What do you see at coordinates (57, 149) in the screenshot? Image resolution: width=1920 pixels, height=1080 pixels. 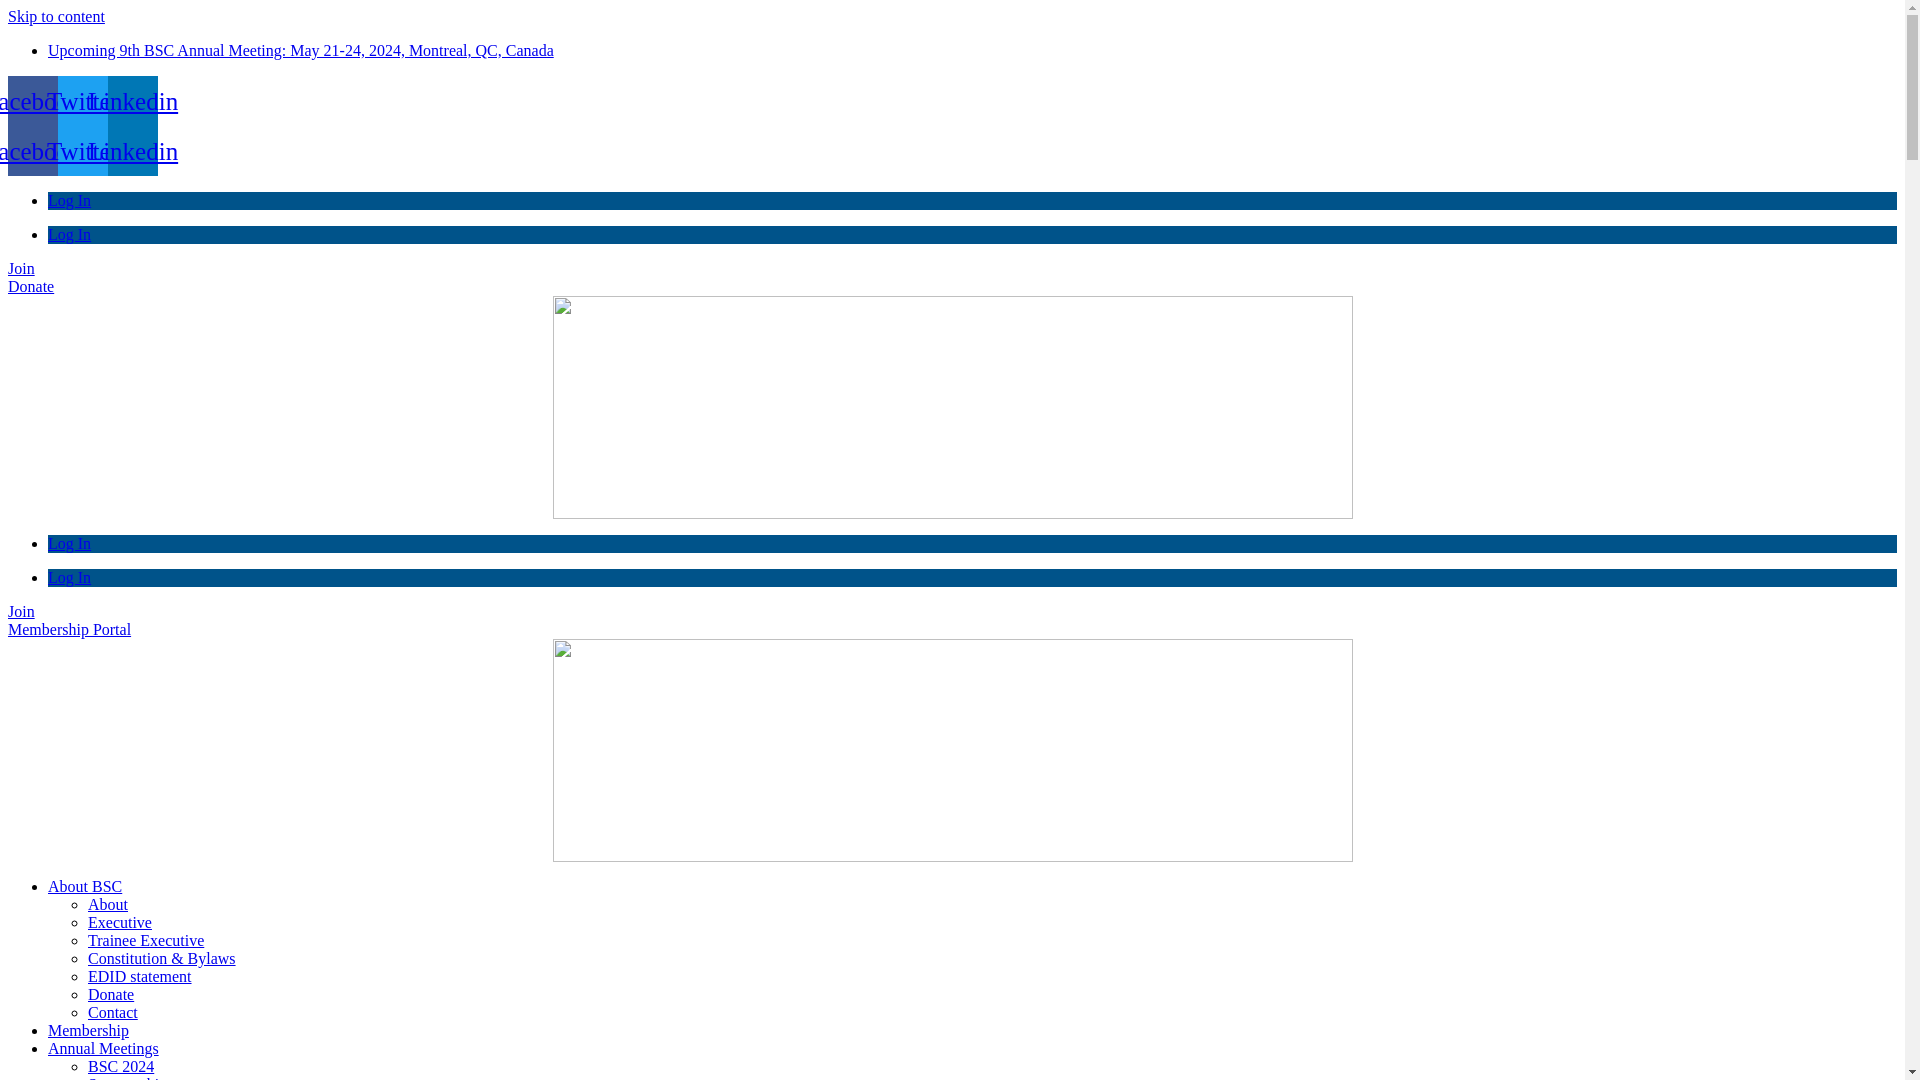 I see `'Twitter'` at bounding box center [57, 149].